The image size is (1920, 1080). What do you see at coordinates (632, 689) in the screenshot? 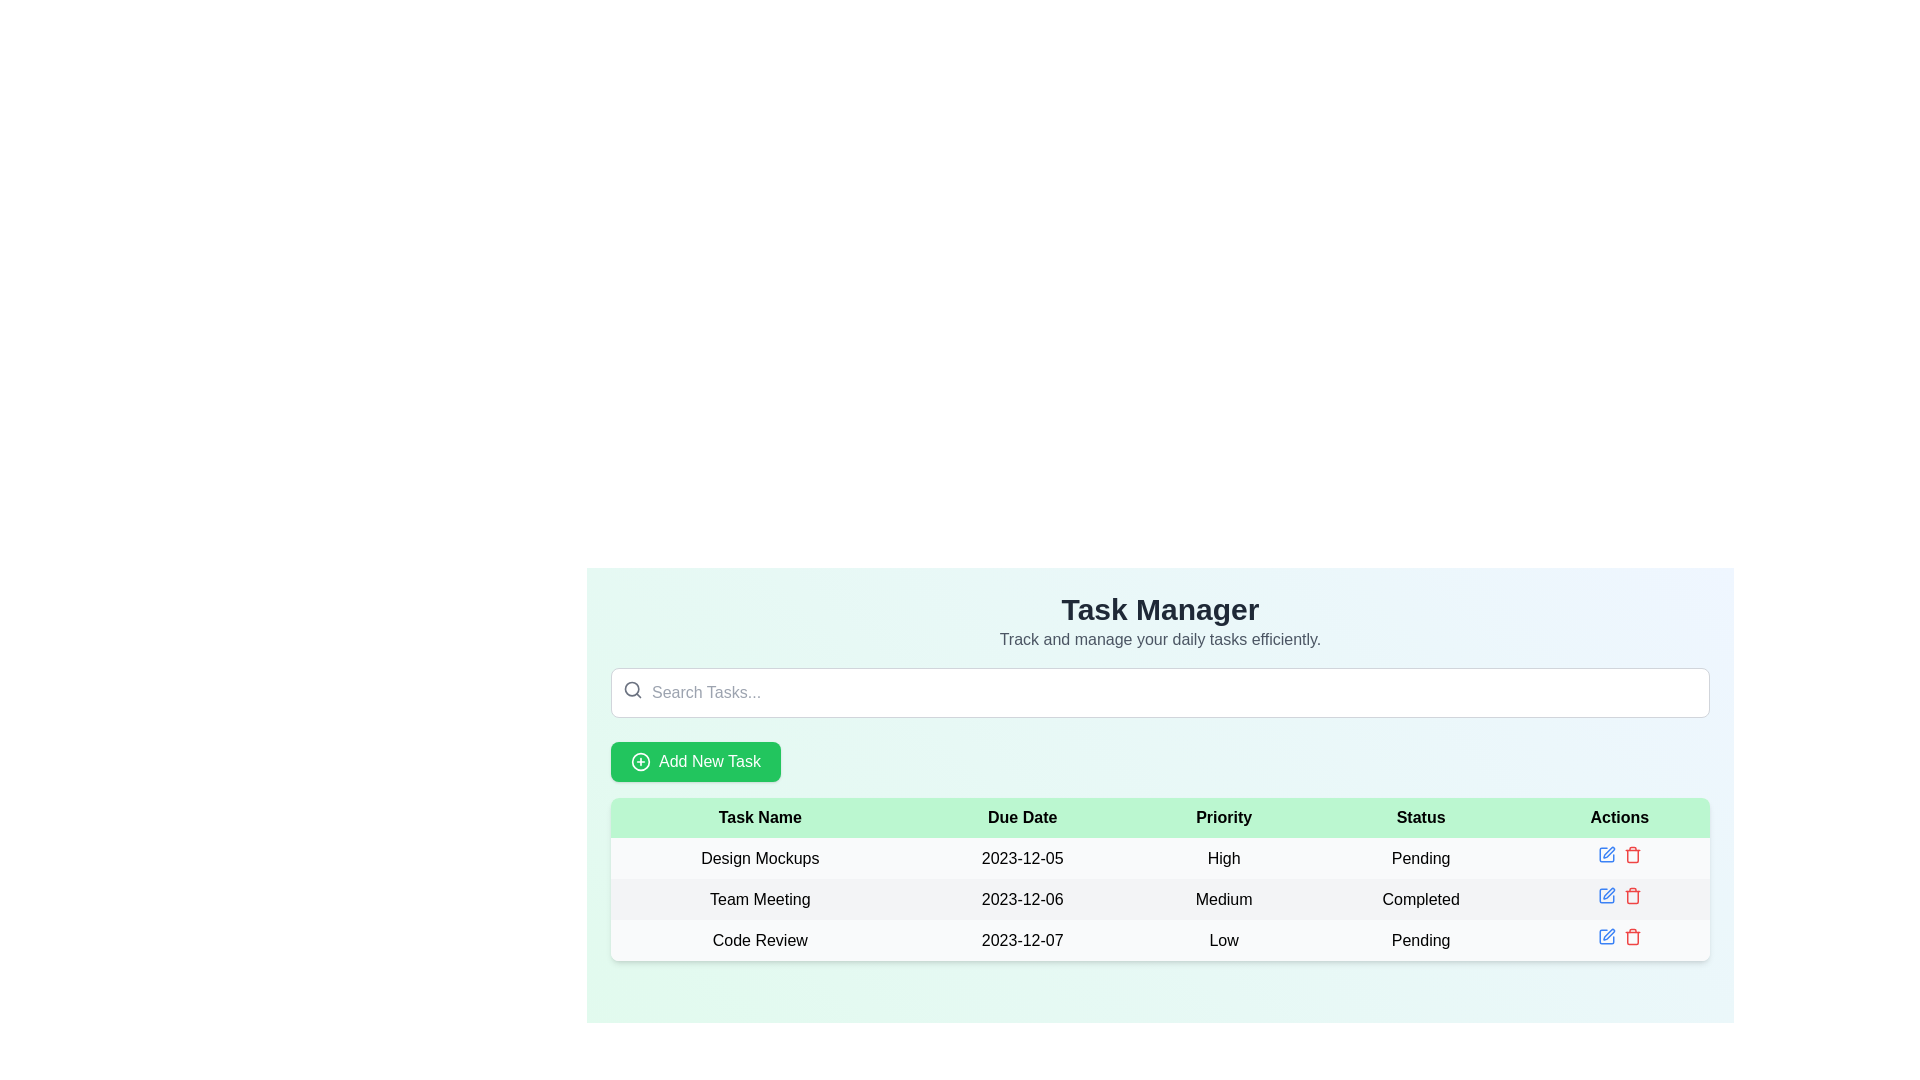
I see `the gray magnifying glass icon, which is located in the top left corner of the 'Search Tasks...' input field` at bounding box center [632, 689].